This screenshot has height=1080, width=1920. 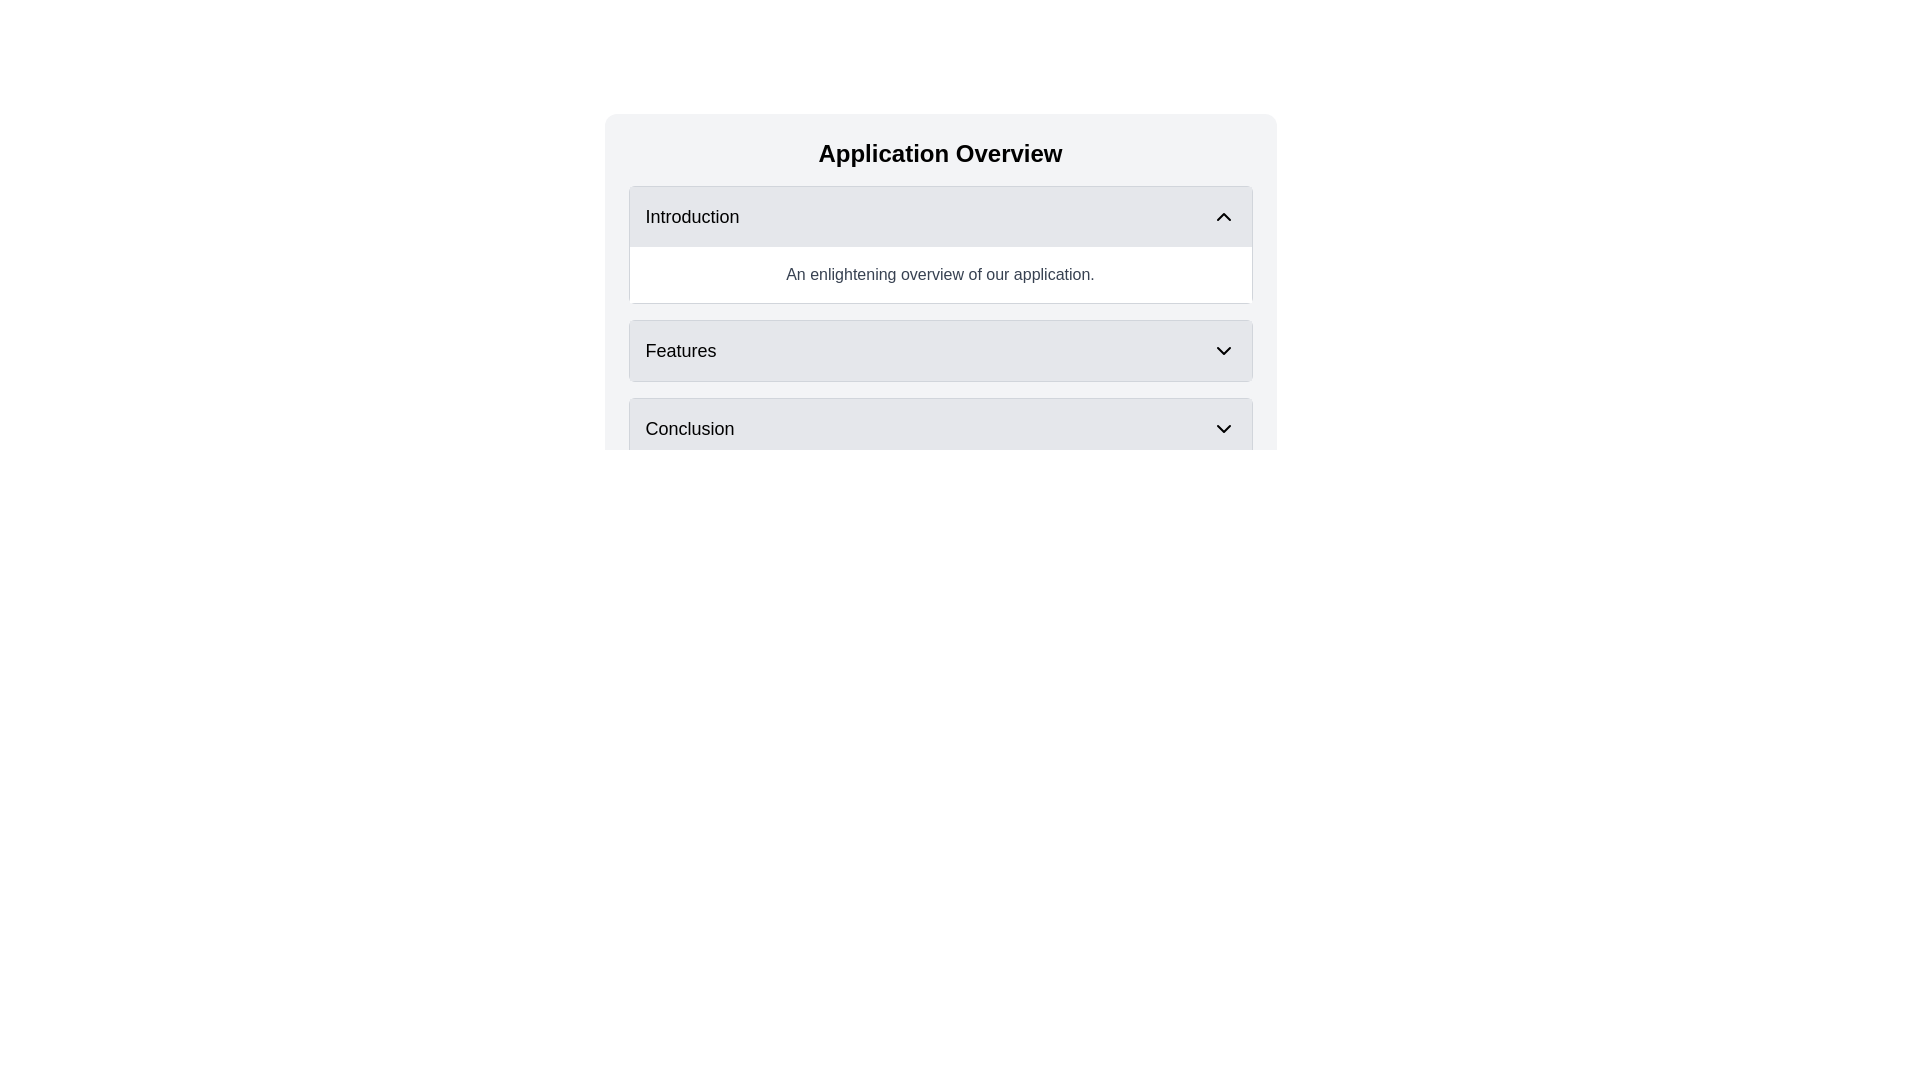 I want to click on the Text Label displaying 'An enlightening overview of our application.' which is located under the 'Introduction' header in the accordion layout, so click(x=939, y=274).